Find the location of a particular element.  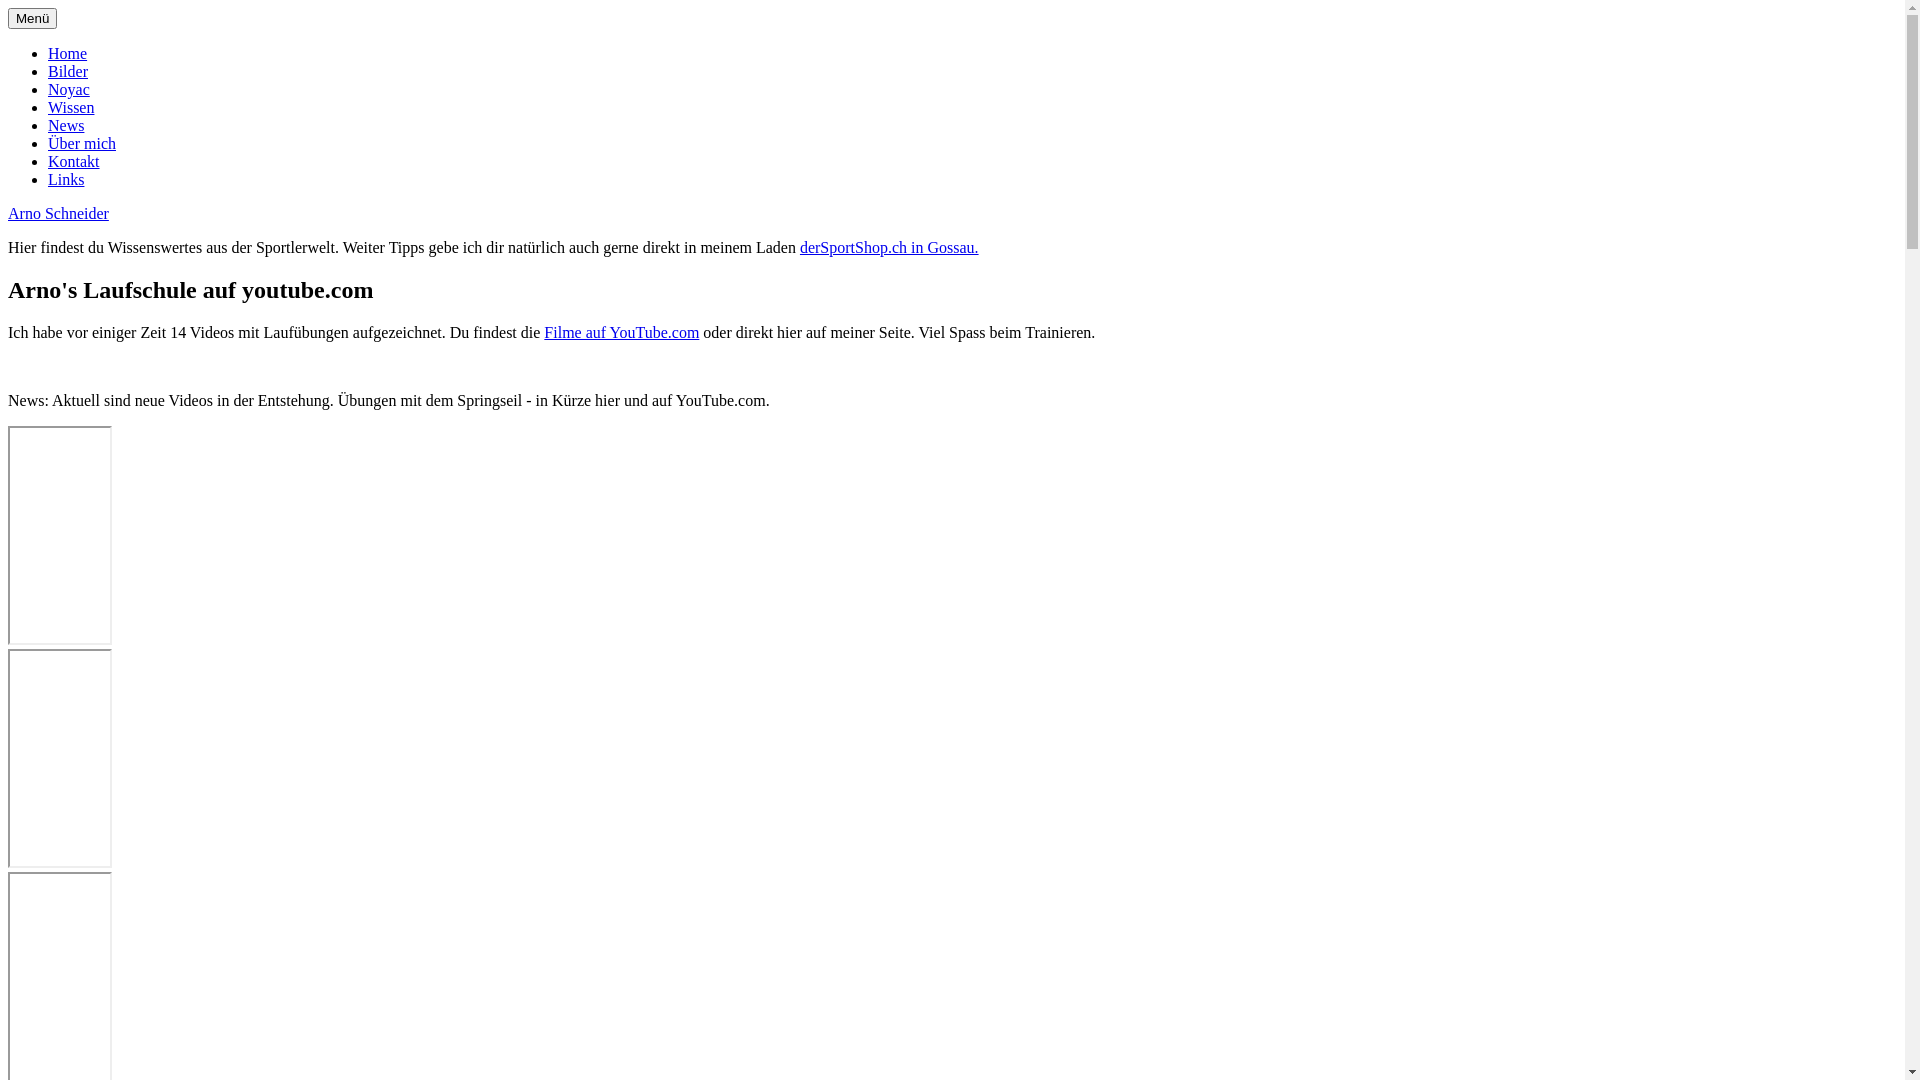

'derSportShop.ch in Gossau.' is located at coordinates (888, 246).